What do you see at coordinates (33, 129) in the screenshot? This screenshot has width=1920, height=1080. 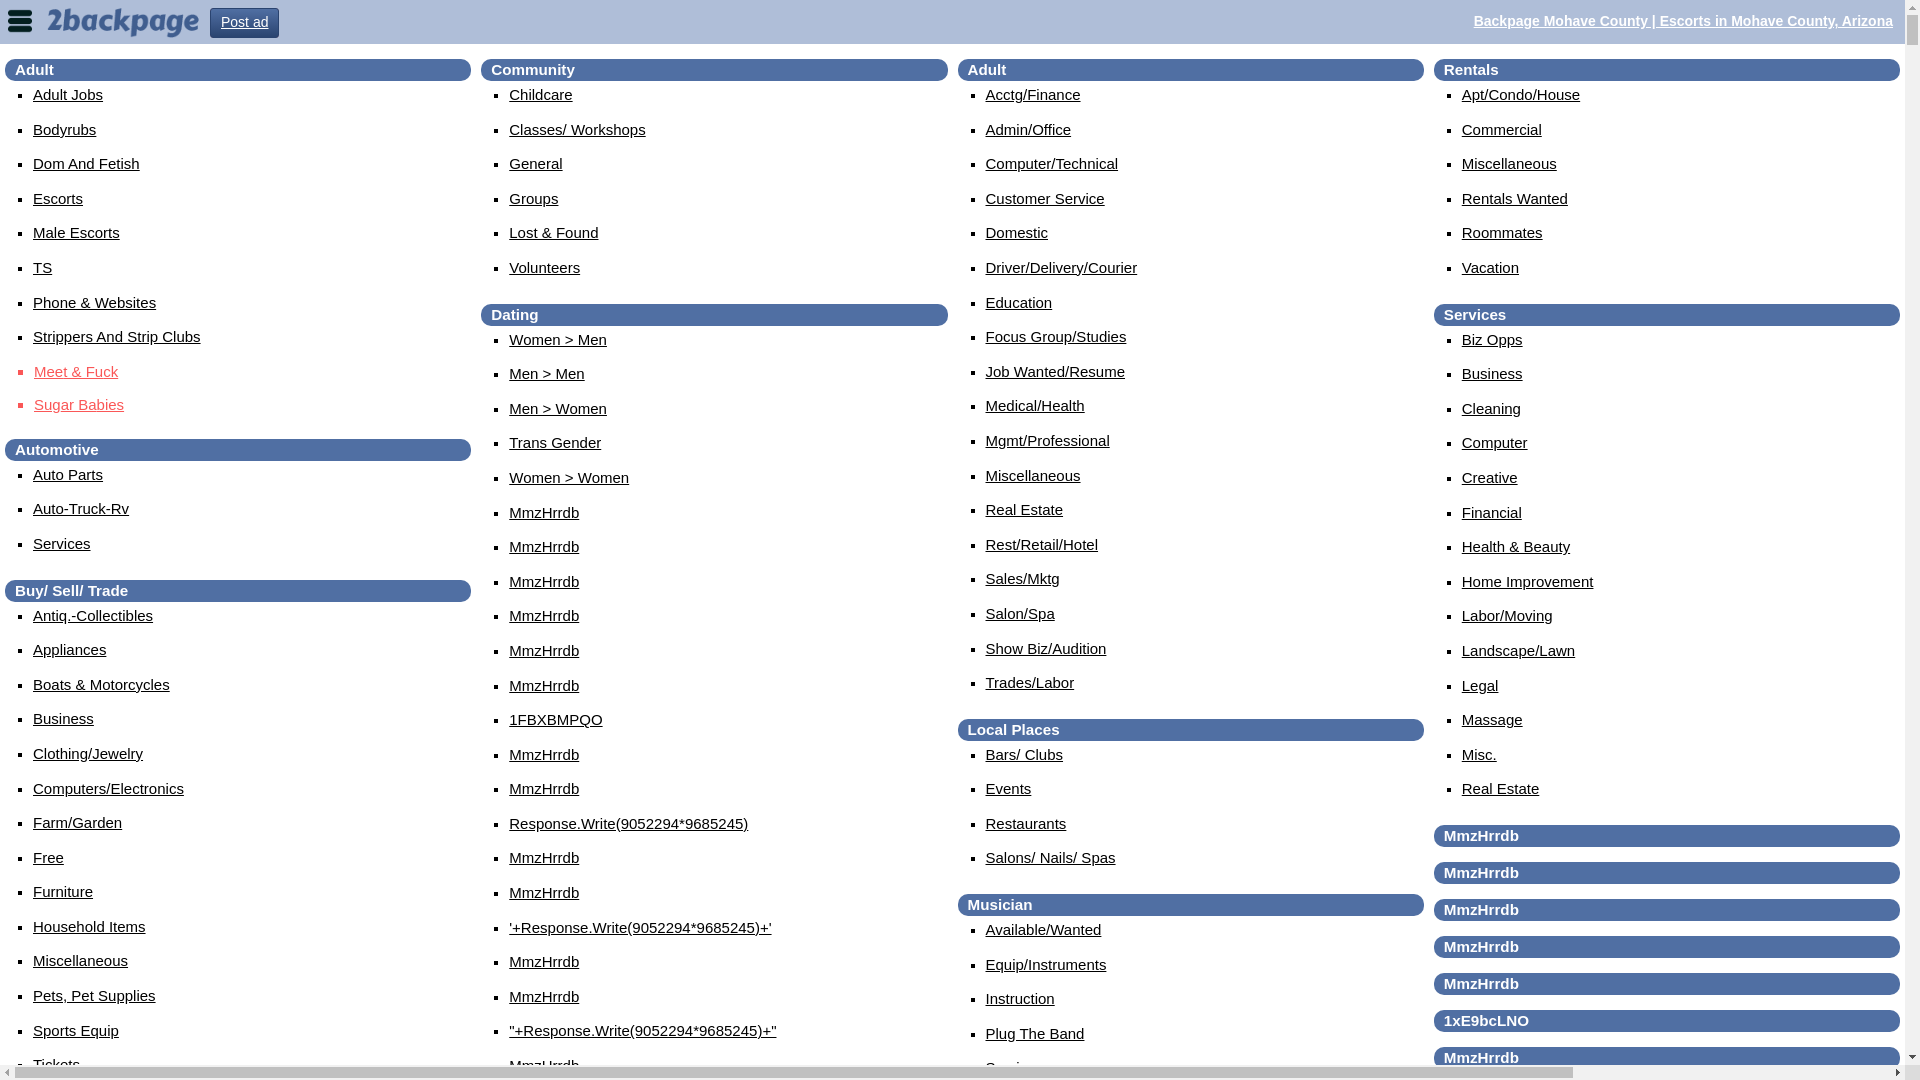 I see `'Bodyrubs'` at bounding box center [33, 129].